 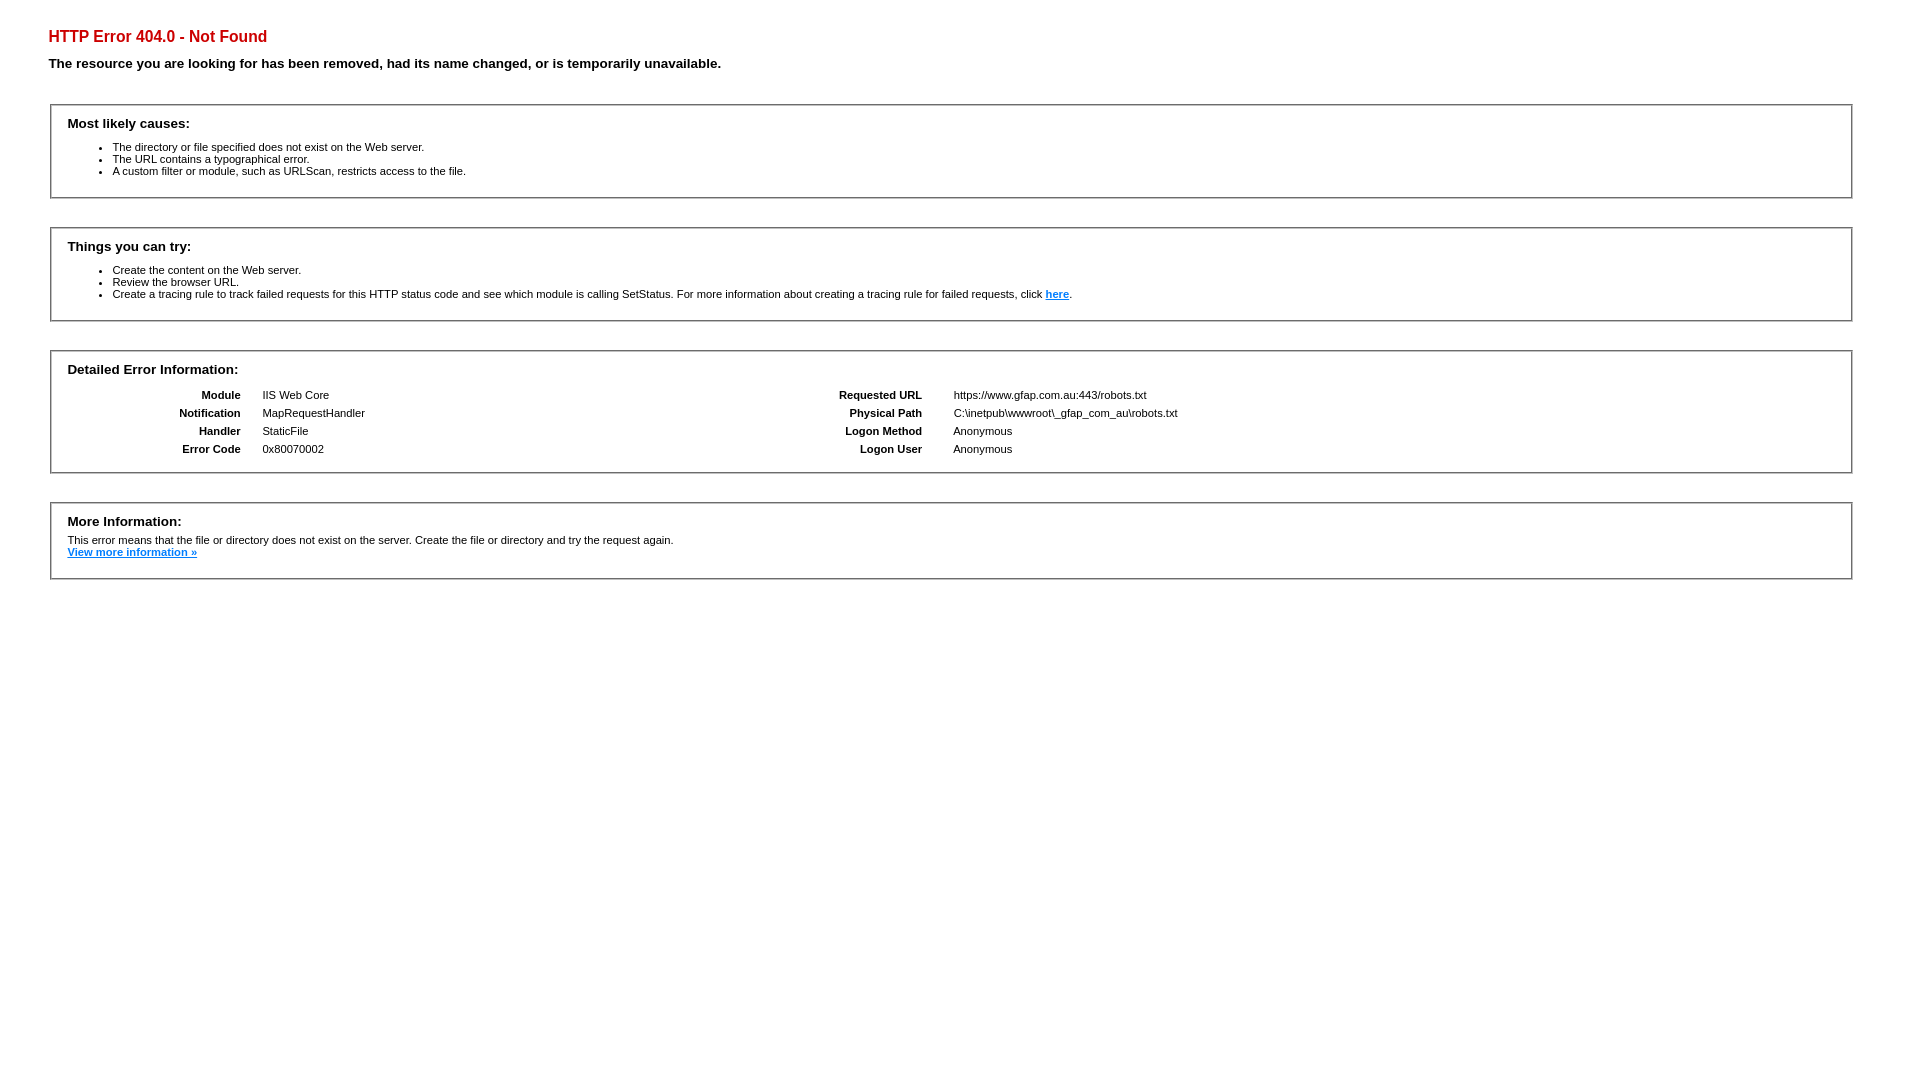 What do you see at coordinates (1056, 293) in the screenshot?
I see `'here'` at bounding box center [1056, 293].